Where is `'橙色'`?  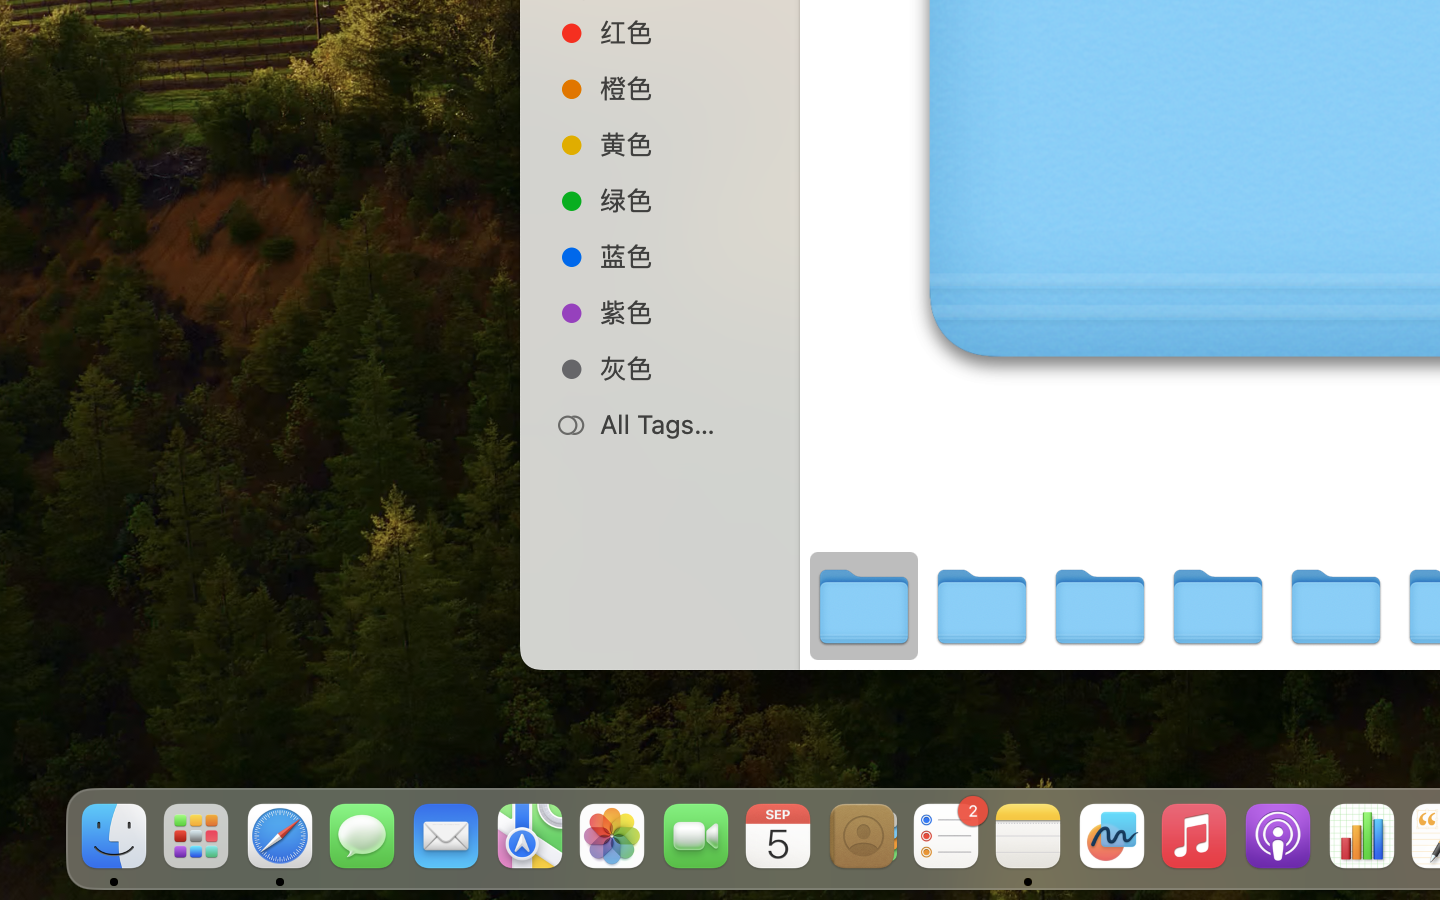
'橙色' is located at coordinates (680, 87).